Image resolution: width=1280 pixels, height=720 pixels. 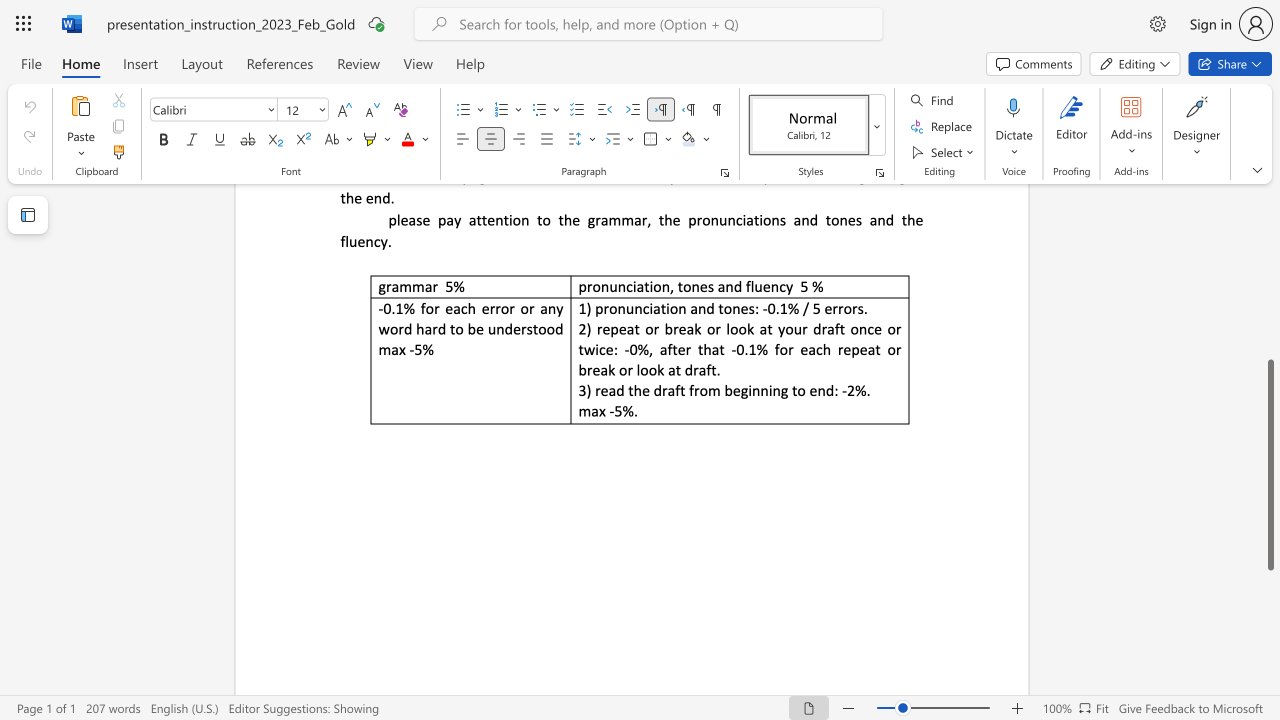 I want to click on the scrollbar to scroll the page up, so click(x=1269, y=338).